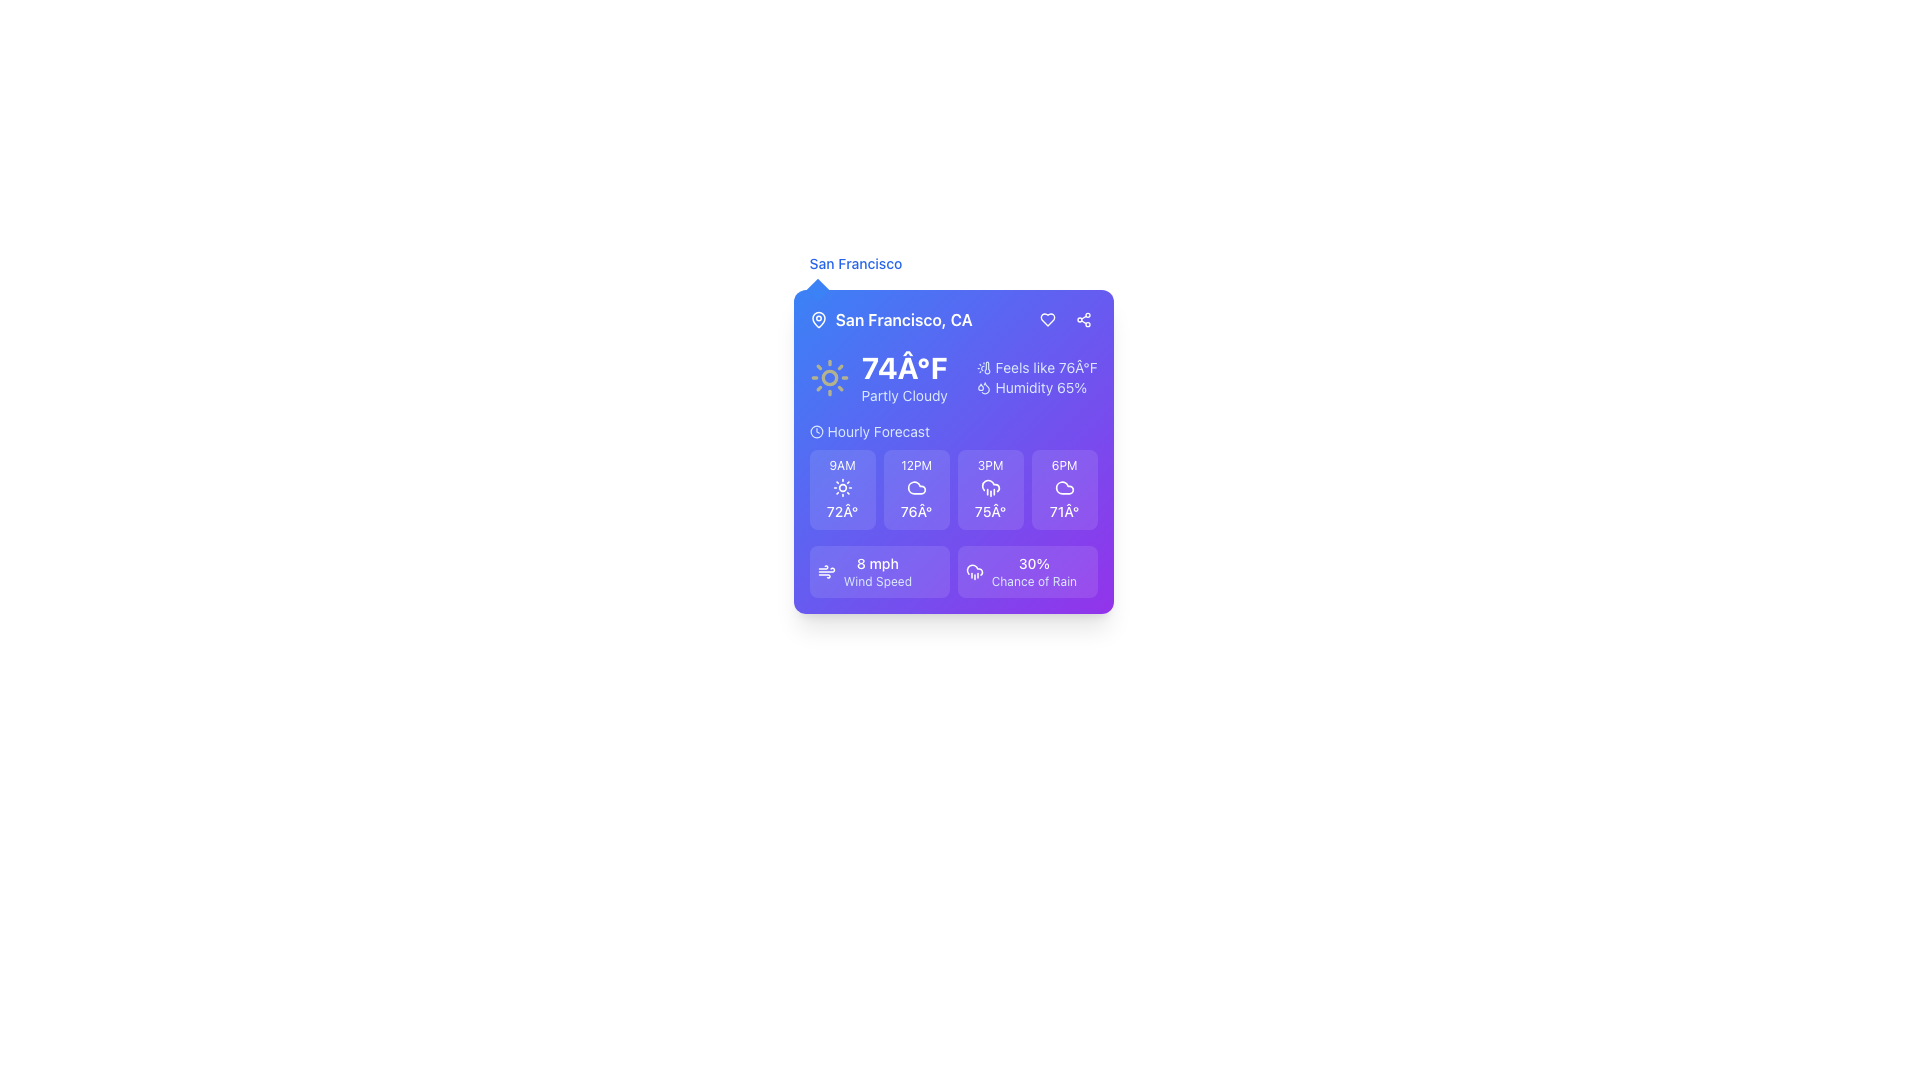 The image size is (1920, 1080). I want to click on the share icon located at the upper right corner of the weather widget to share the content or information, so click(1082, 319).